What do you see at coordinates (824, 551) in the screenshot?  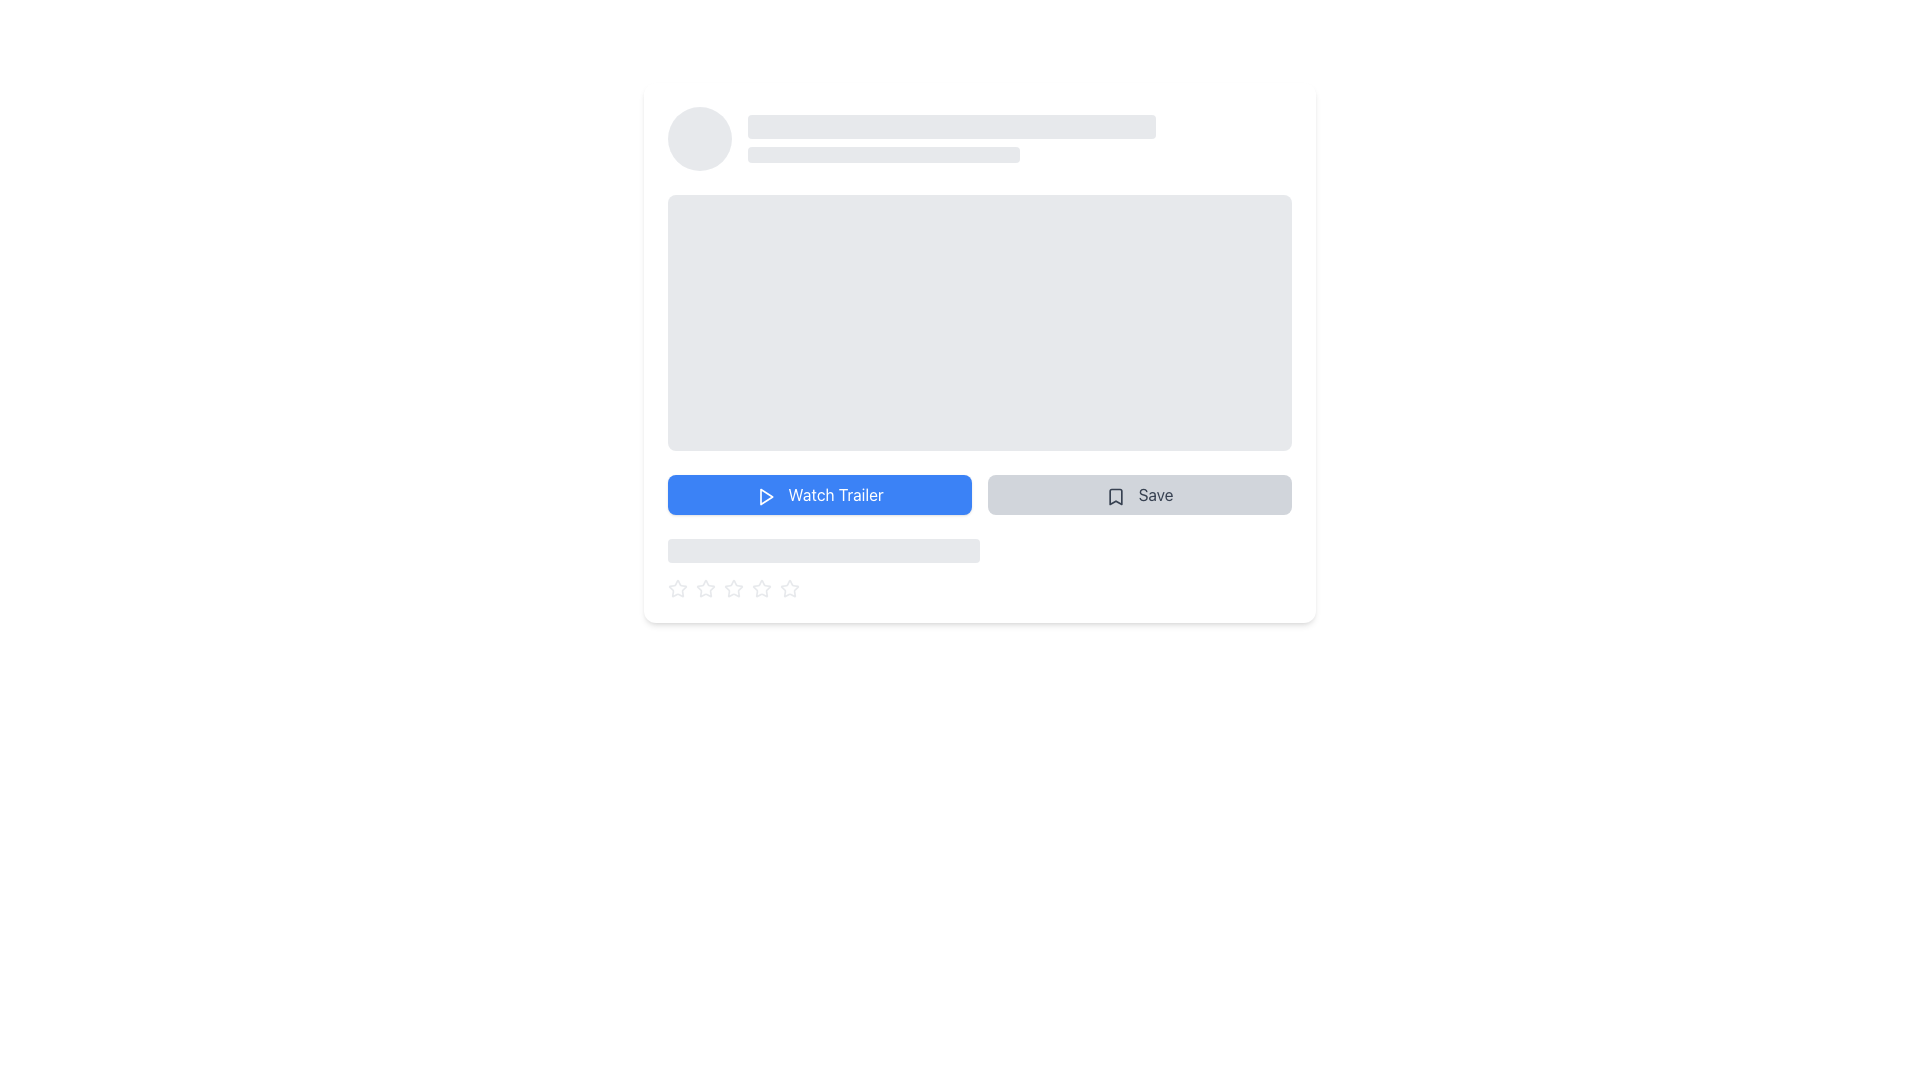 I see `the loading bar or placeholder, which is a horizontal rectangular bar with rounded corners, located beneath the 'Watch Trailer' and 'Save' buttons` at bounding box center [824, 551].